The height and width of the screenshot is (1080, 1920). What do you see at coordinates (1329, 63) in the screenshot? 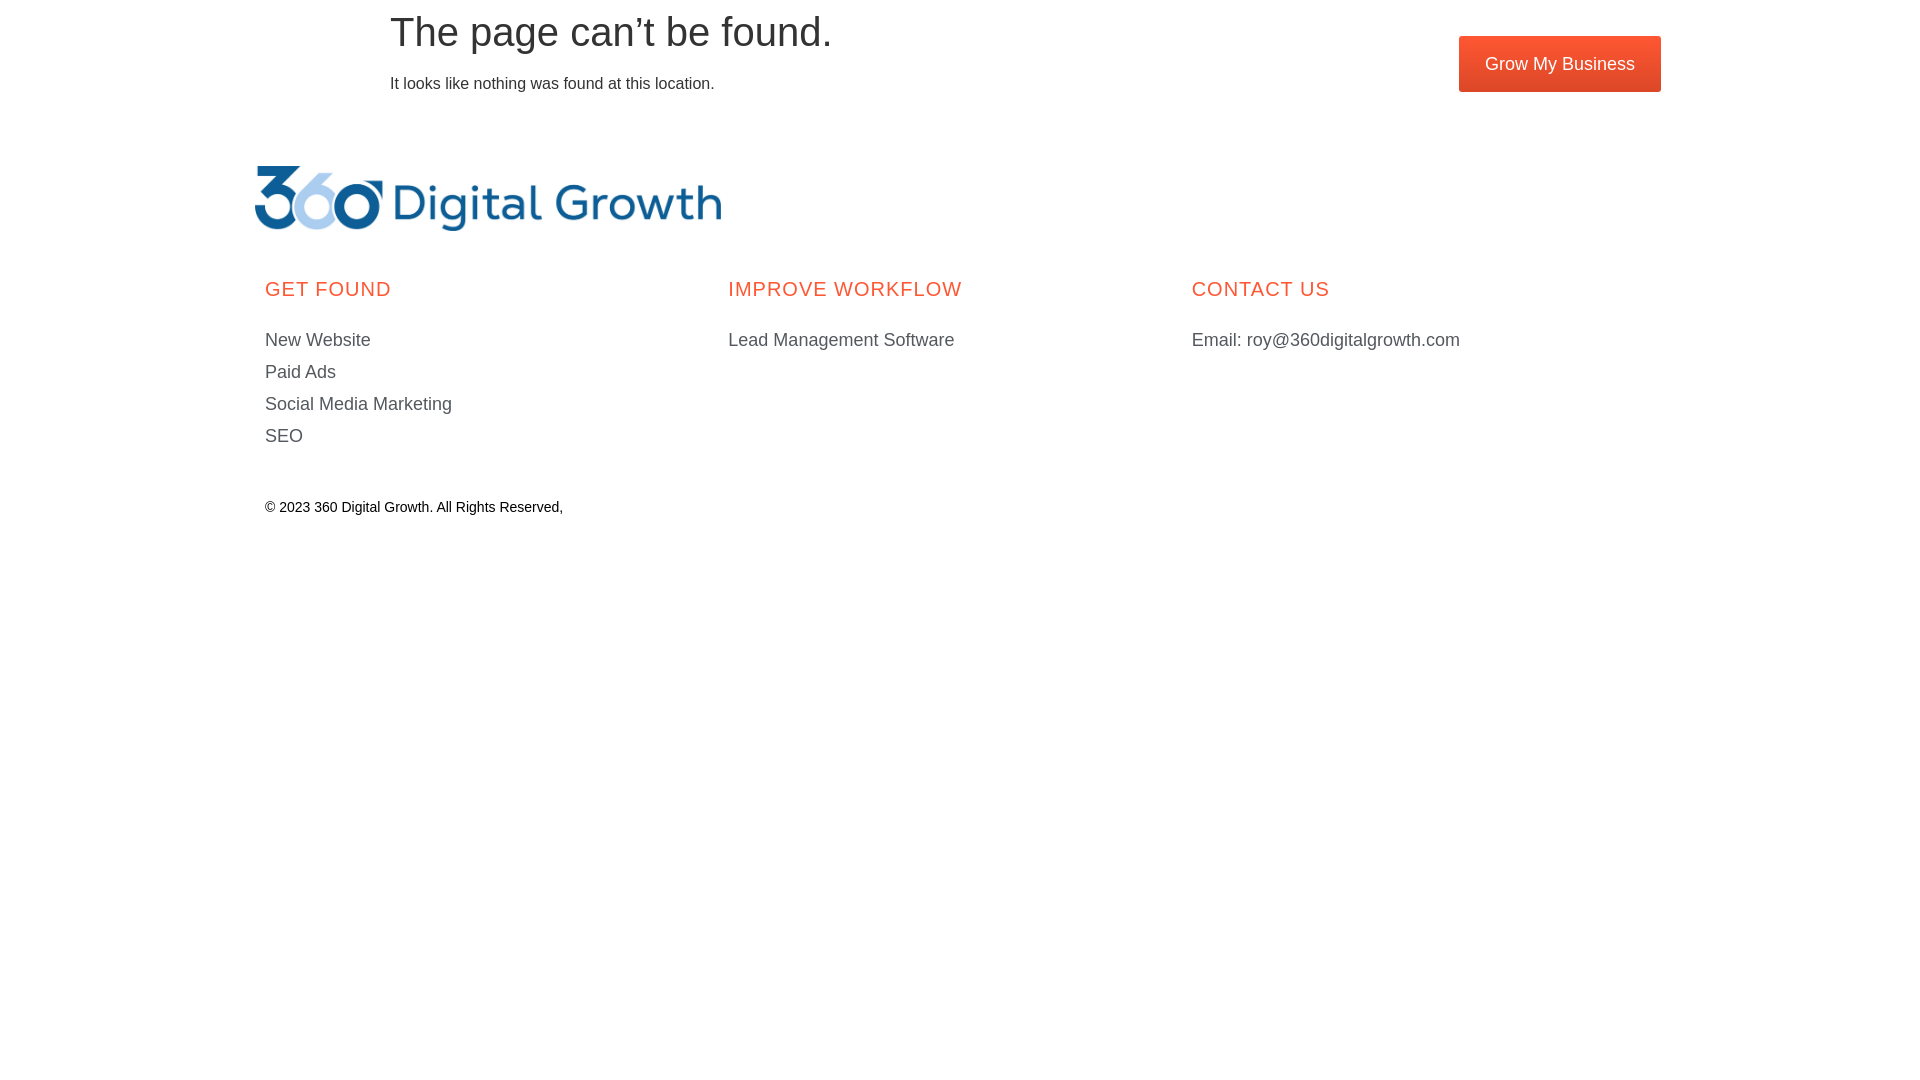
I see `'(800) 344-6516'` at bounding box center [1329, 63].